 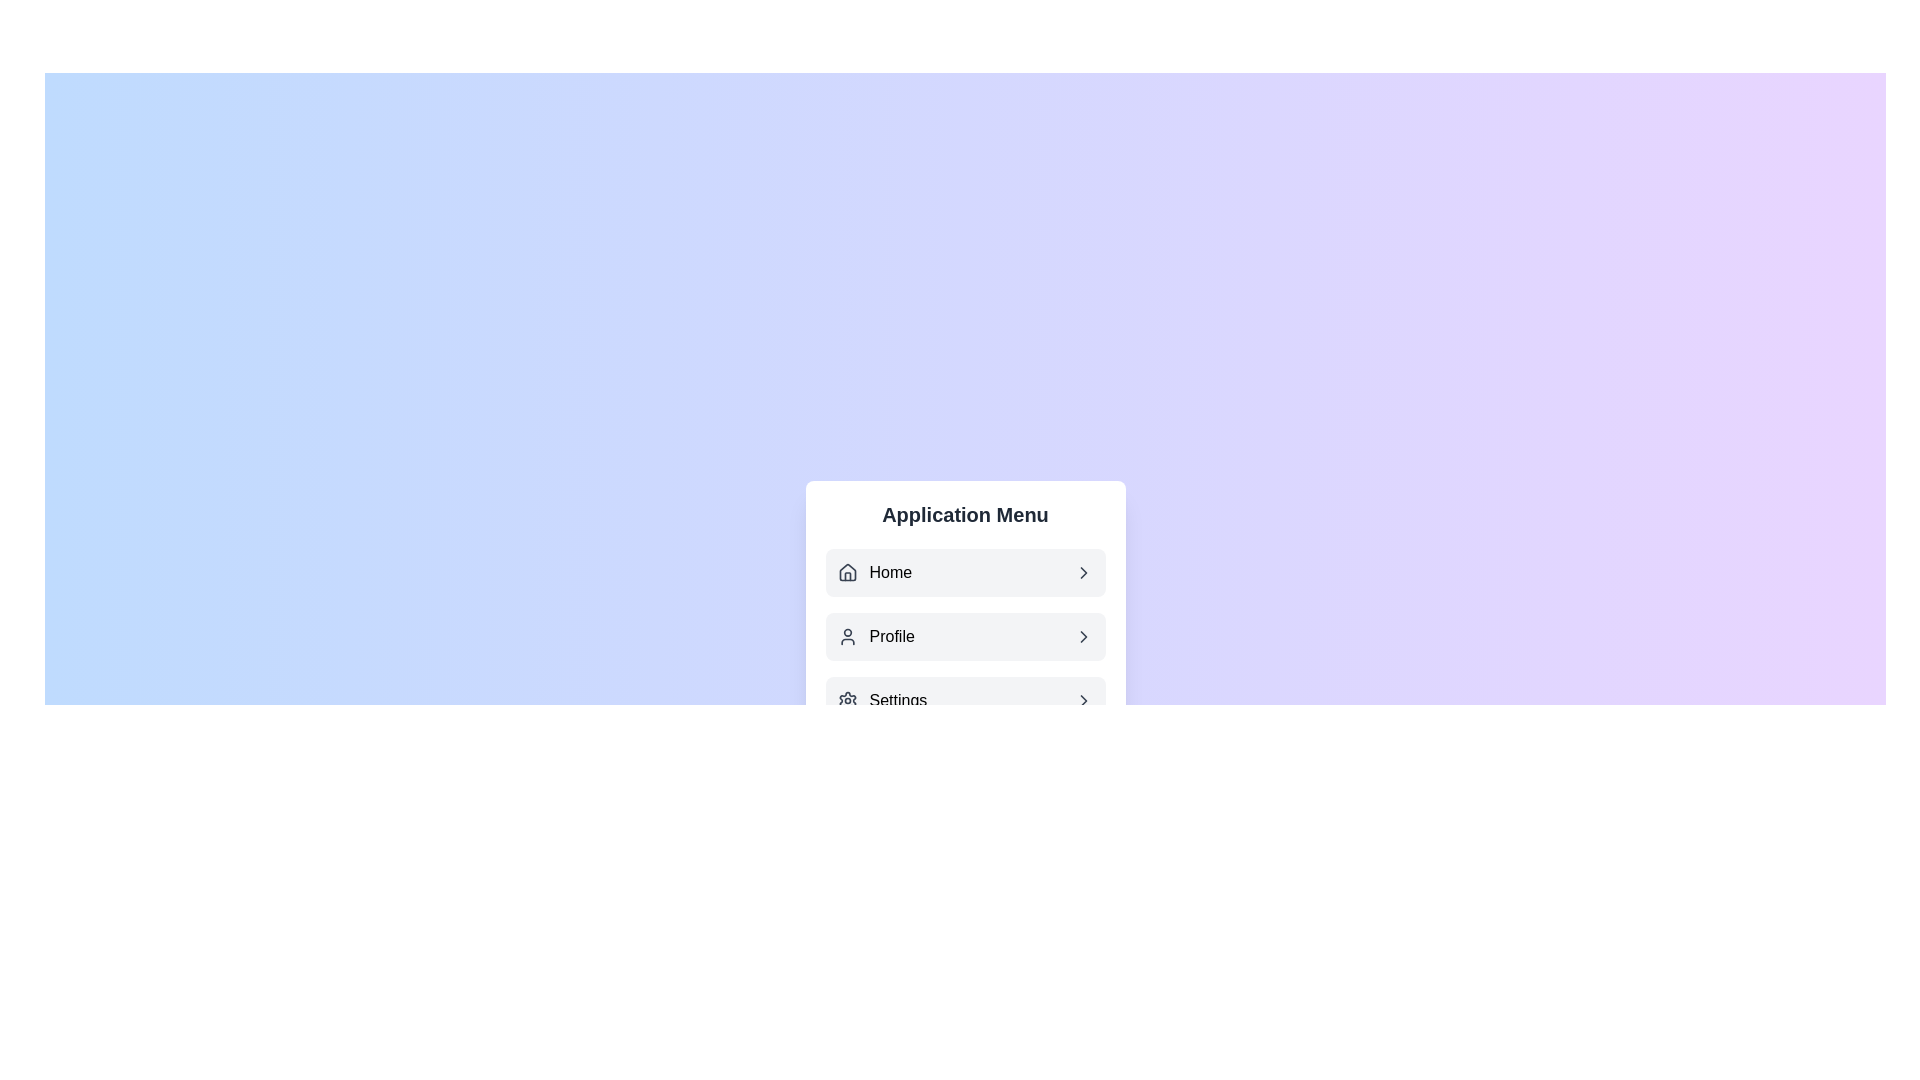 I want to click on the 'Settings' menu item, which is the third item, so click(x=881, y=700).